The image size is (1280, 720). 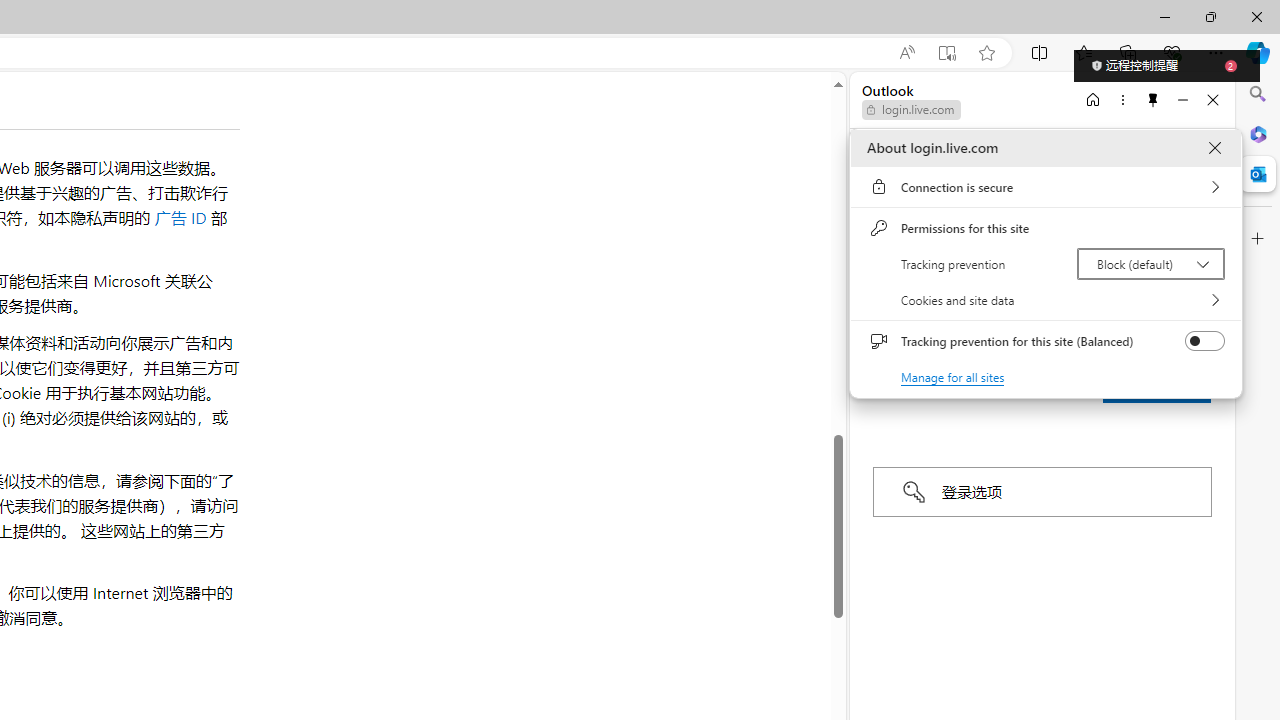 What do you see at coordinates (951, 377) in the screenshot?
I see `'Manage for all sites'` at bounding box center [951, 377].